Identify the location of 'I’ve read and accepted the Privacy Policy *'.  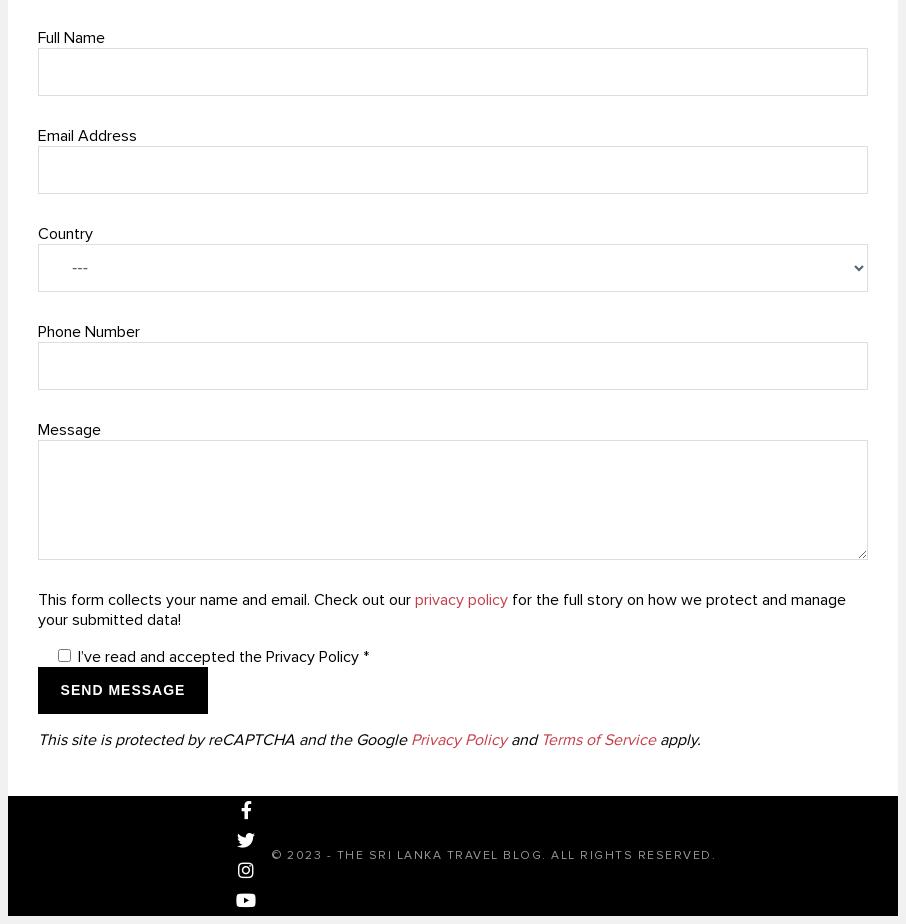
(222, 656).